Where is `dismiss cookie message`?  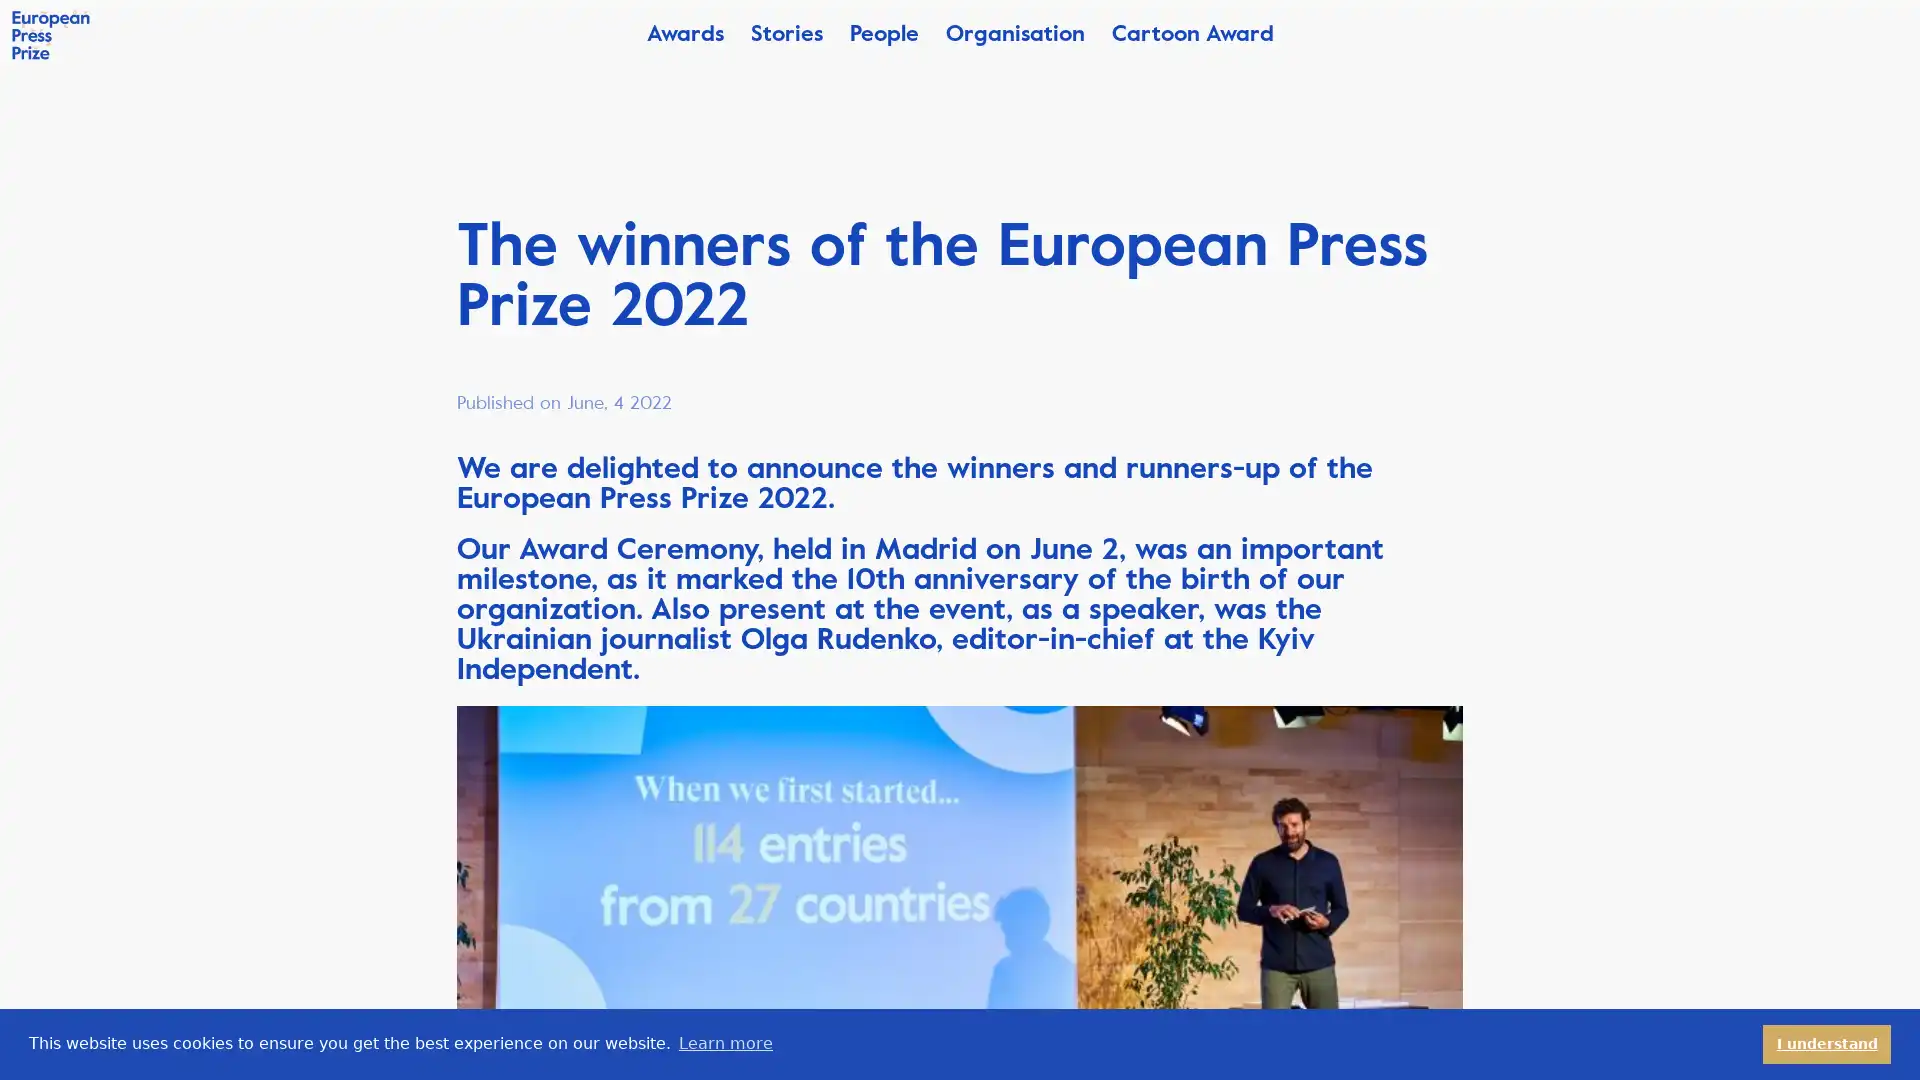
dismiss cookie message is located at coordinates (1827, 1043).